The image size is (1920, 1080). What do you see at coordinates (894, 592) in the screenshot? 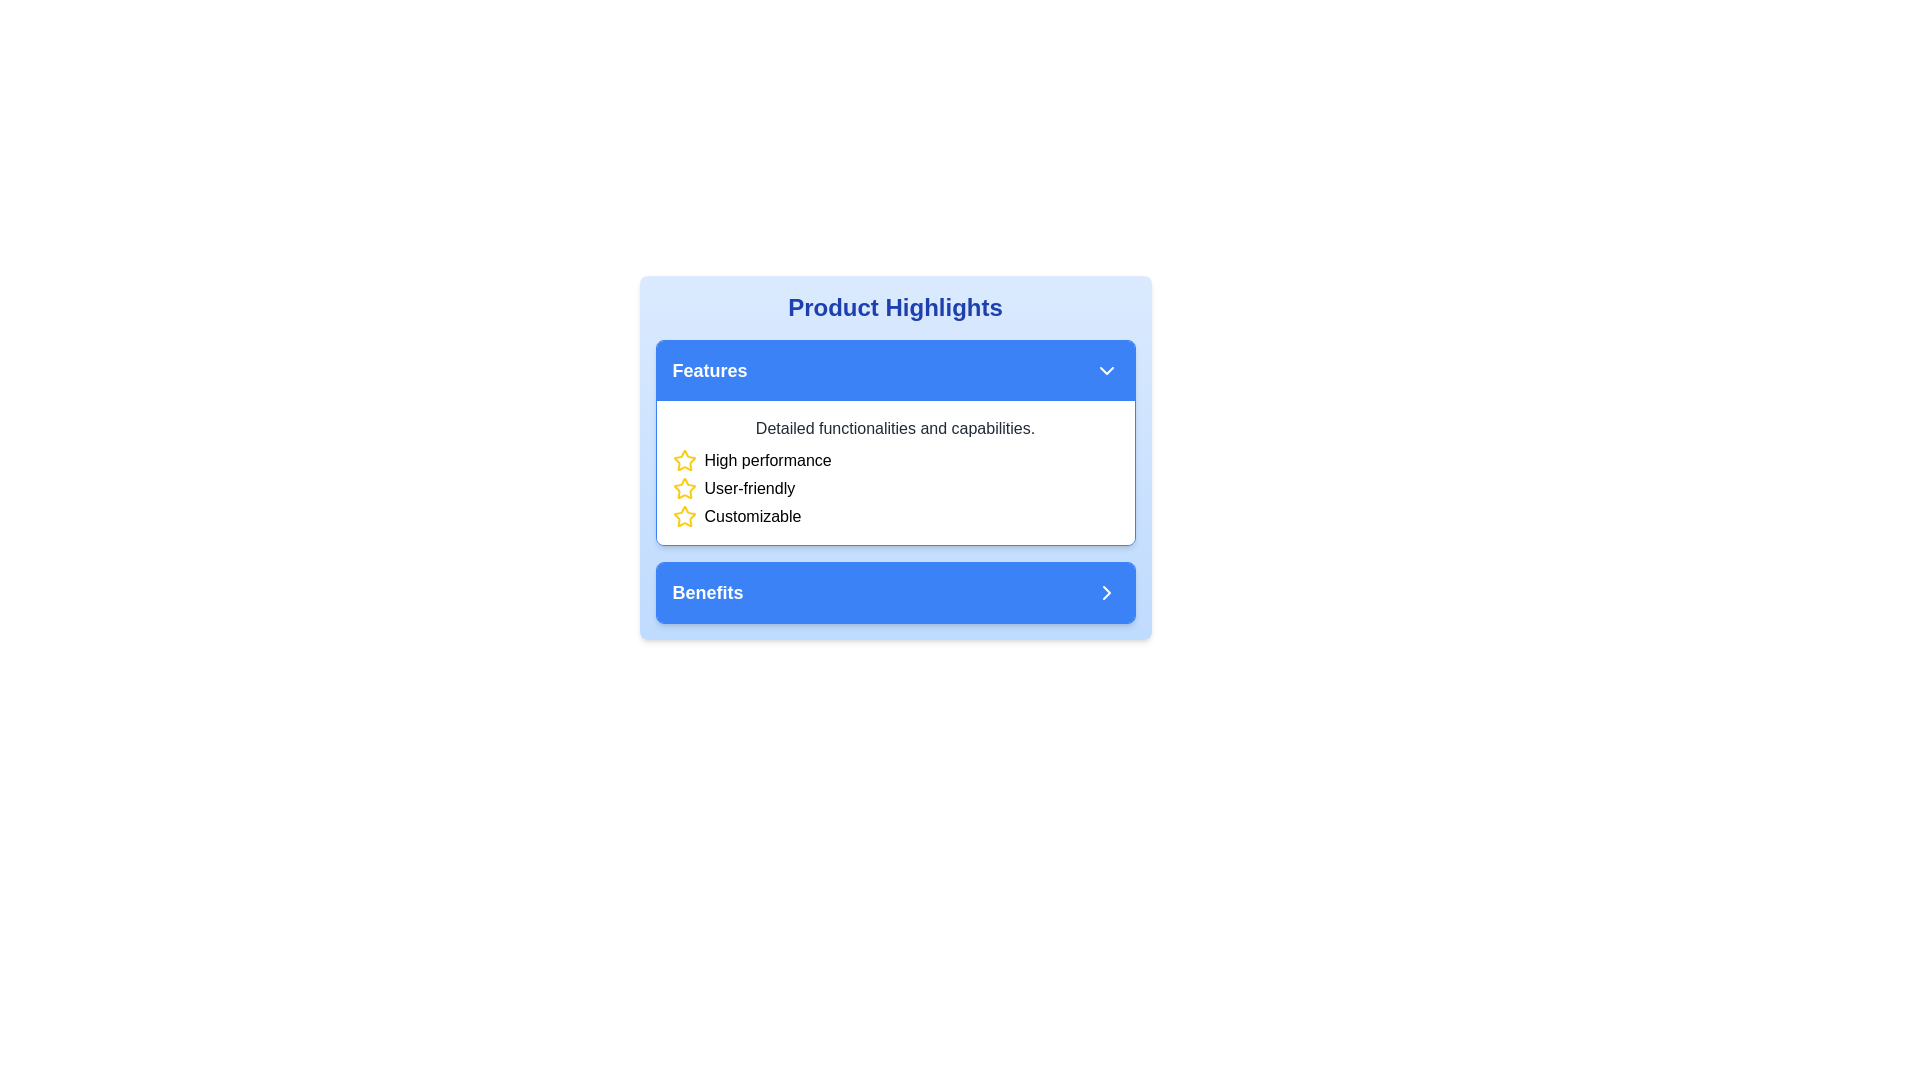
I see `the 'Benefits' button in the 'Product Highlights' panel` at bounding box center [894, 592].